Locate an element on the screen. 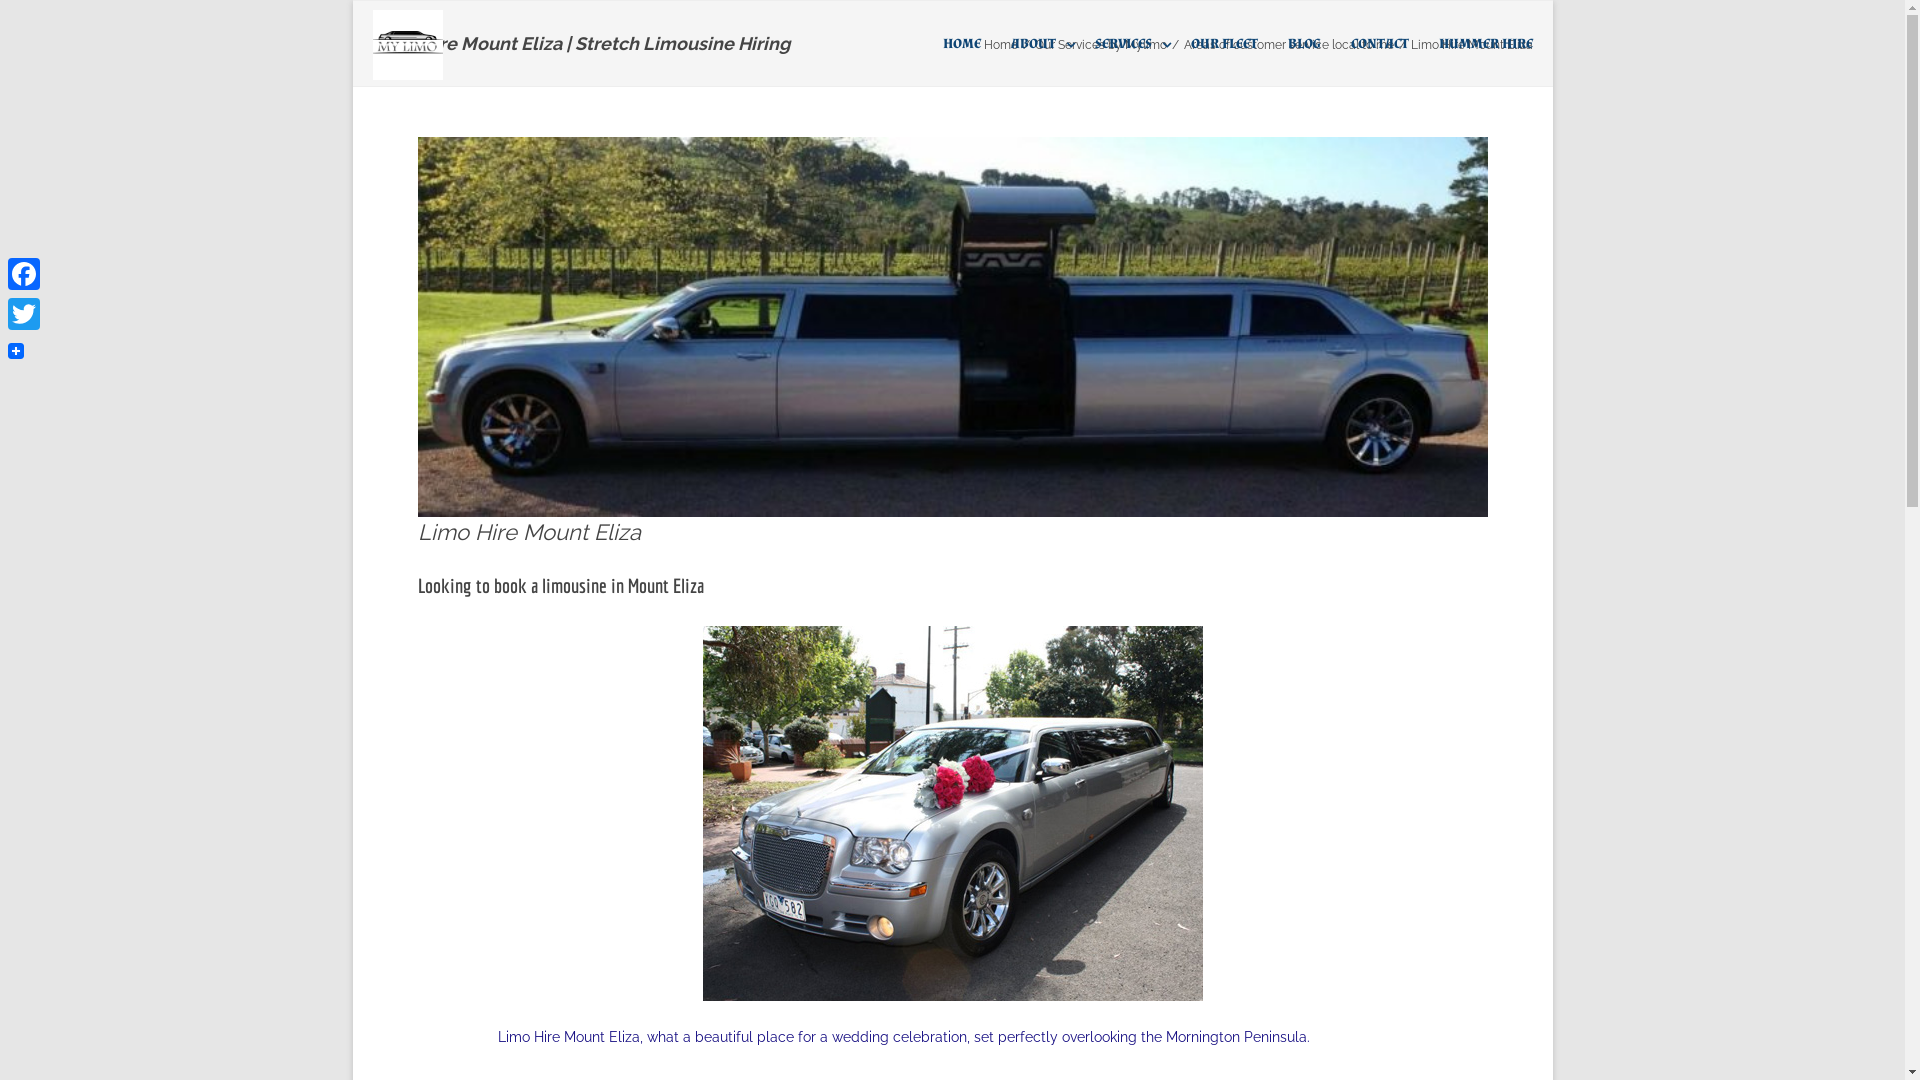  'HUMMER HIRE' is located at coordinates (1437, 43).